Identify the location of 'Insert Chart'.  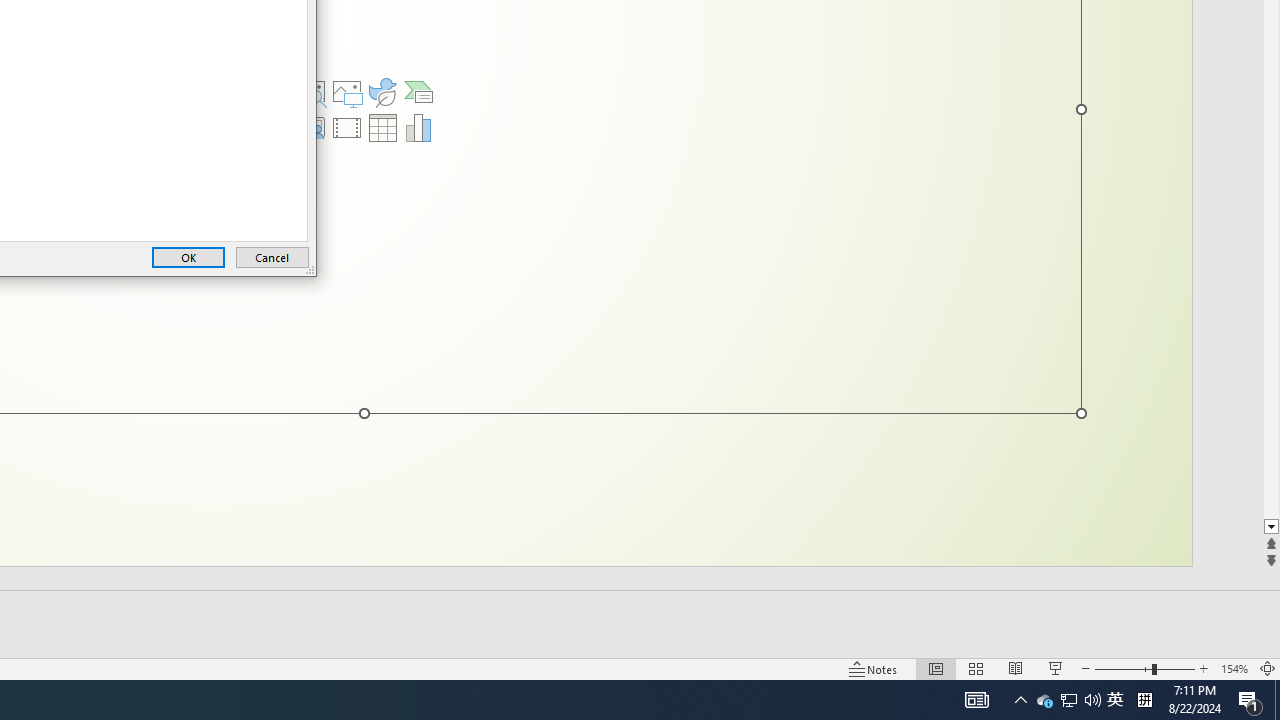
(418, 128).